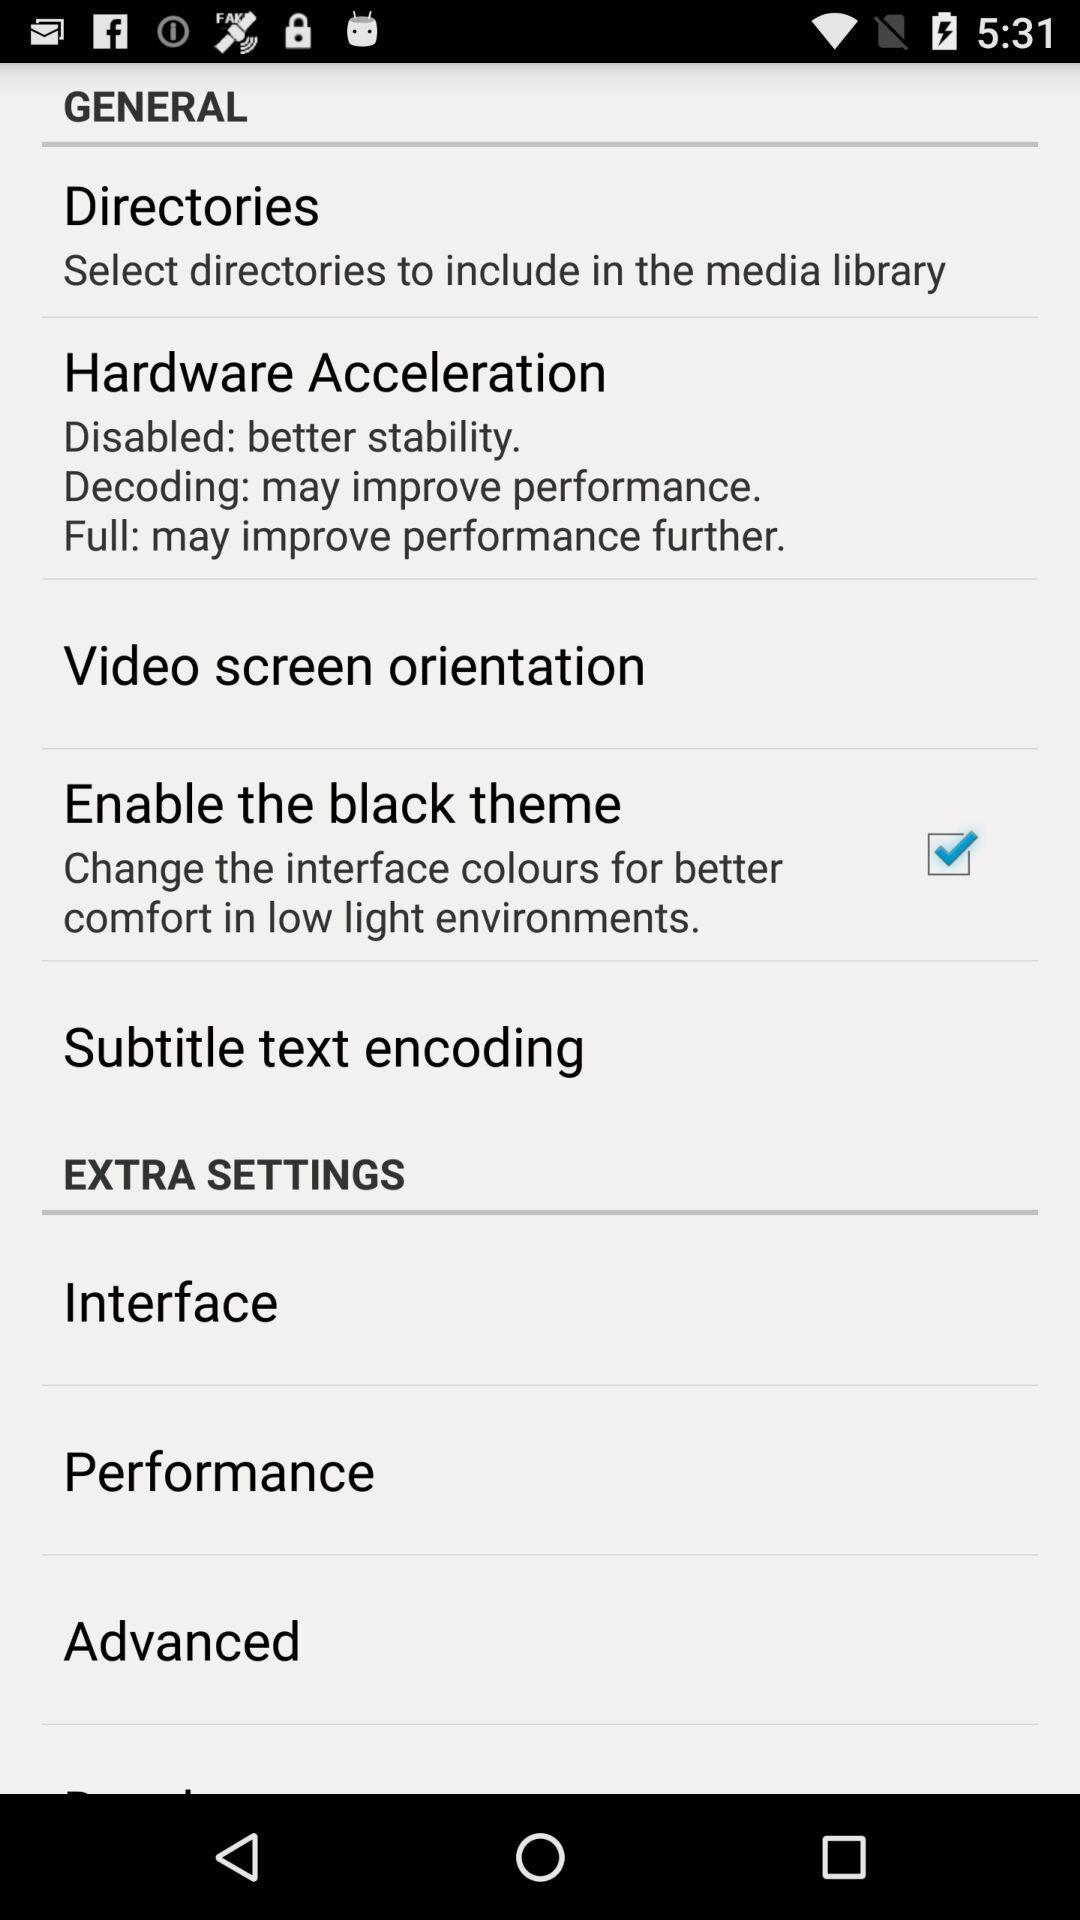 The width and height of the screenshot is (1080, 1920). Describe the element at coordinates (947, 854) in the screenshot. I see `item on the right` at that location.